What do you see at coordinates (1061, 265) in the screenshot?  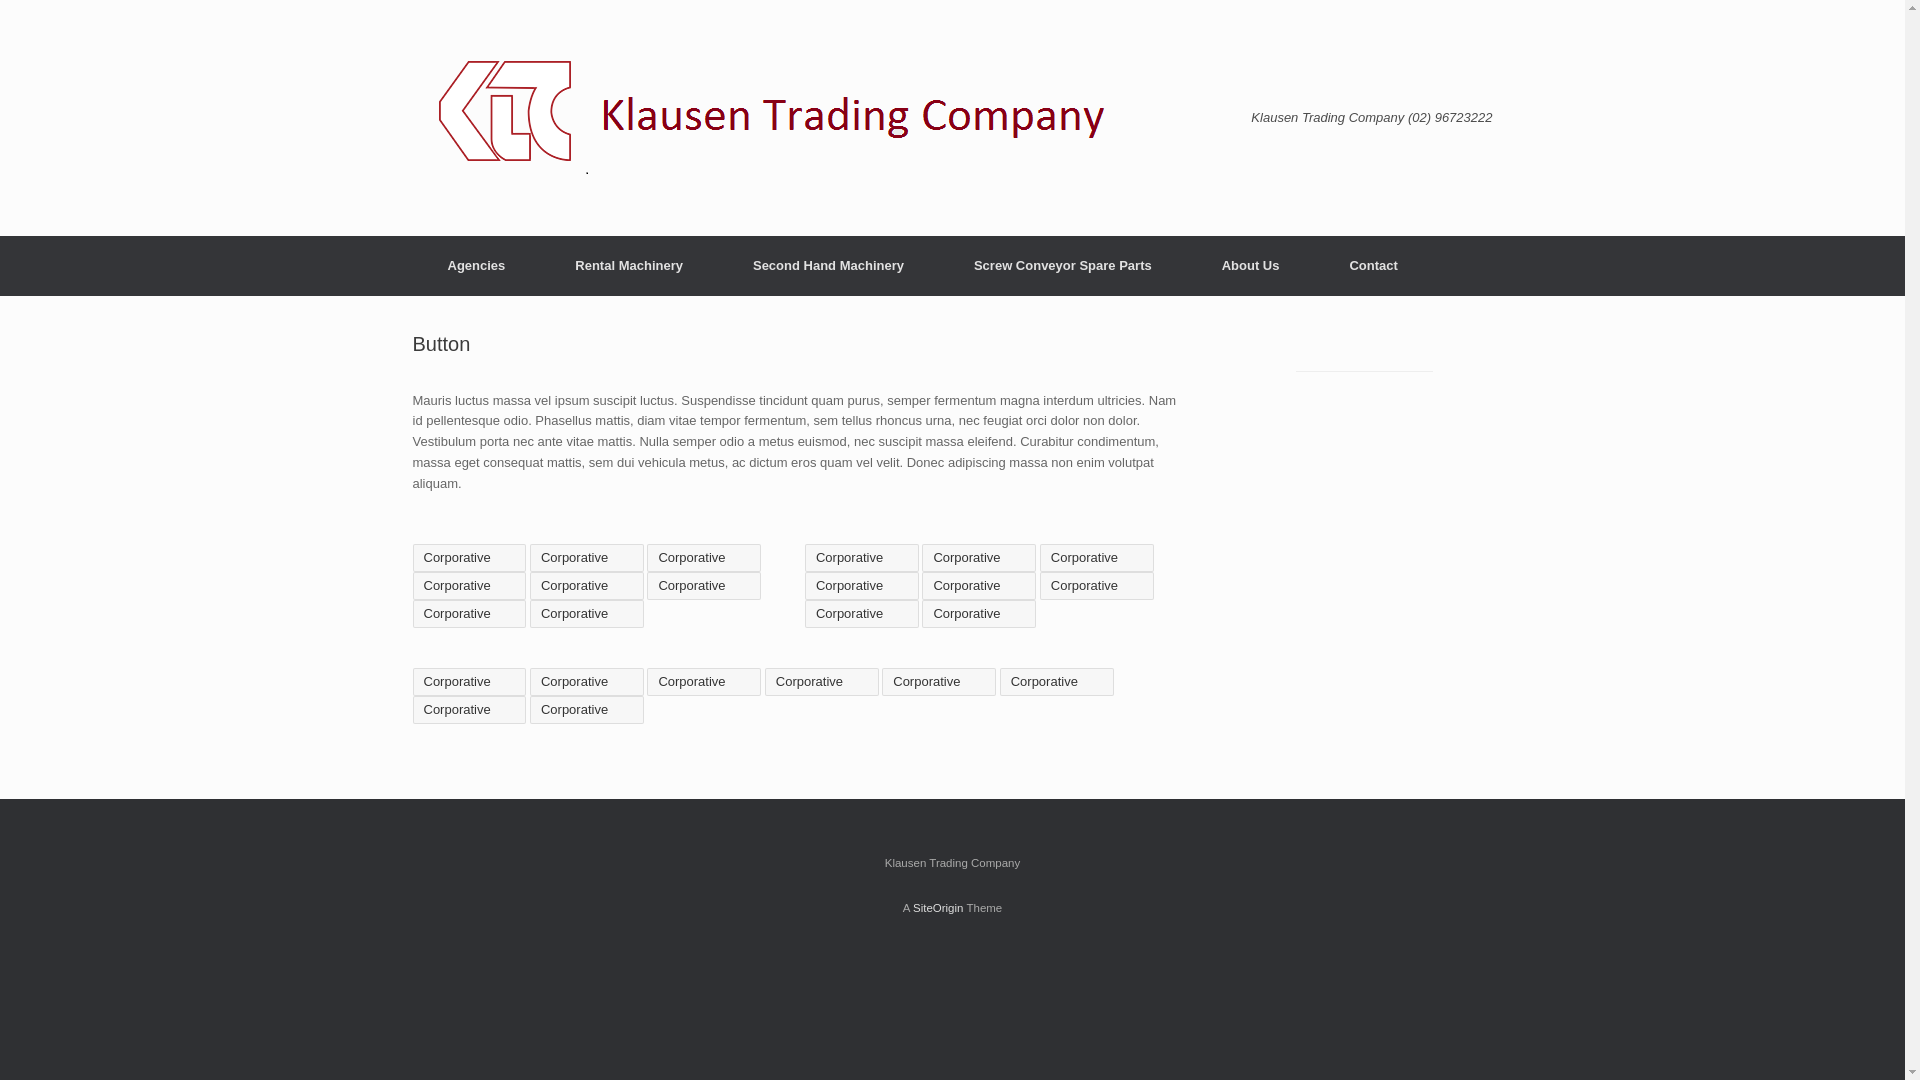 I see `'Screw Conveyor Spare Parts'` at bounding box center [1061, 265].